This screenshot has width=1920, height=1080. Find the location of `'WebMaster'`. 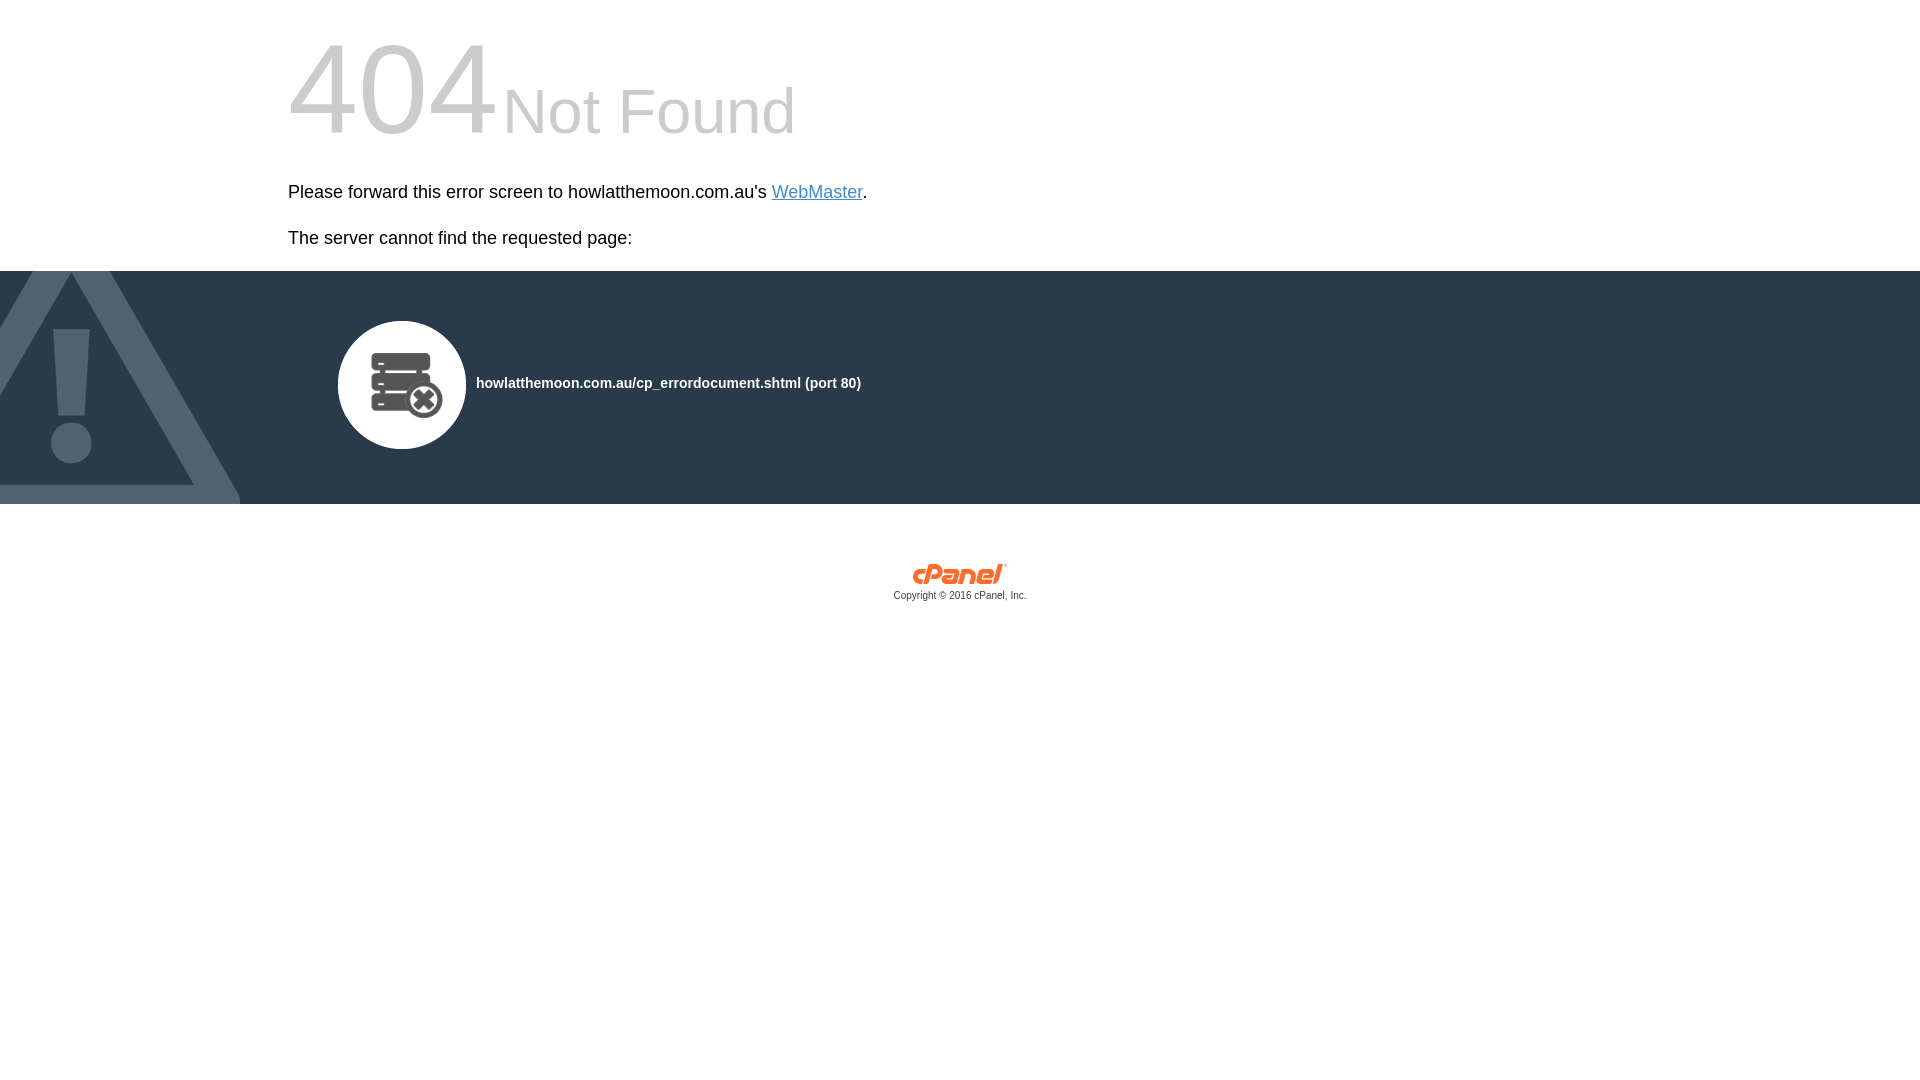

'WebMaster' is located at coordinates (817, 192).